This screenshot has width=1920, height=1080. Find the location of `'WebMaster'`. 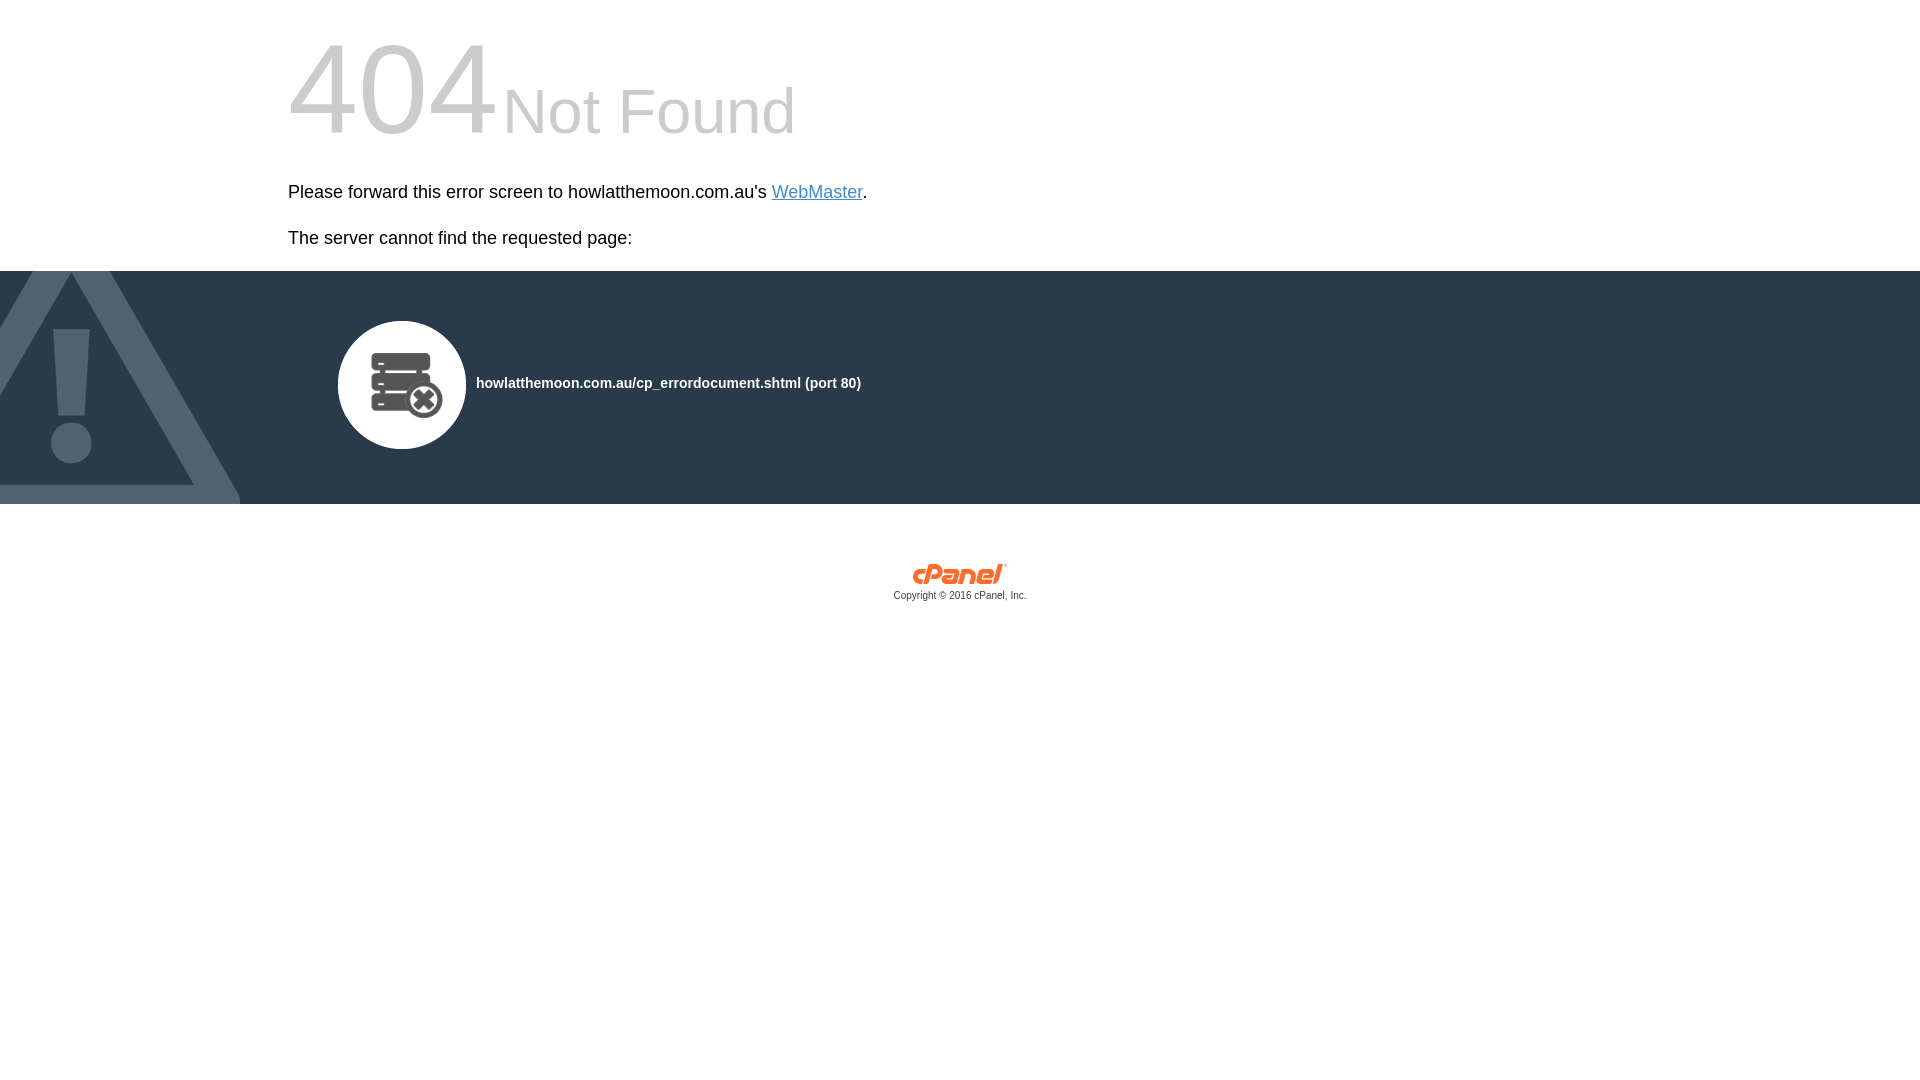

'WebMaster' is located at coordinates (817, 192).